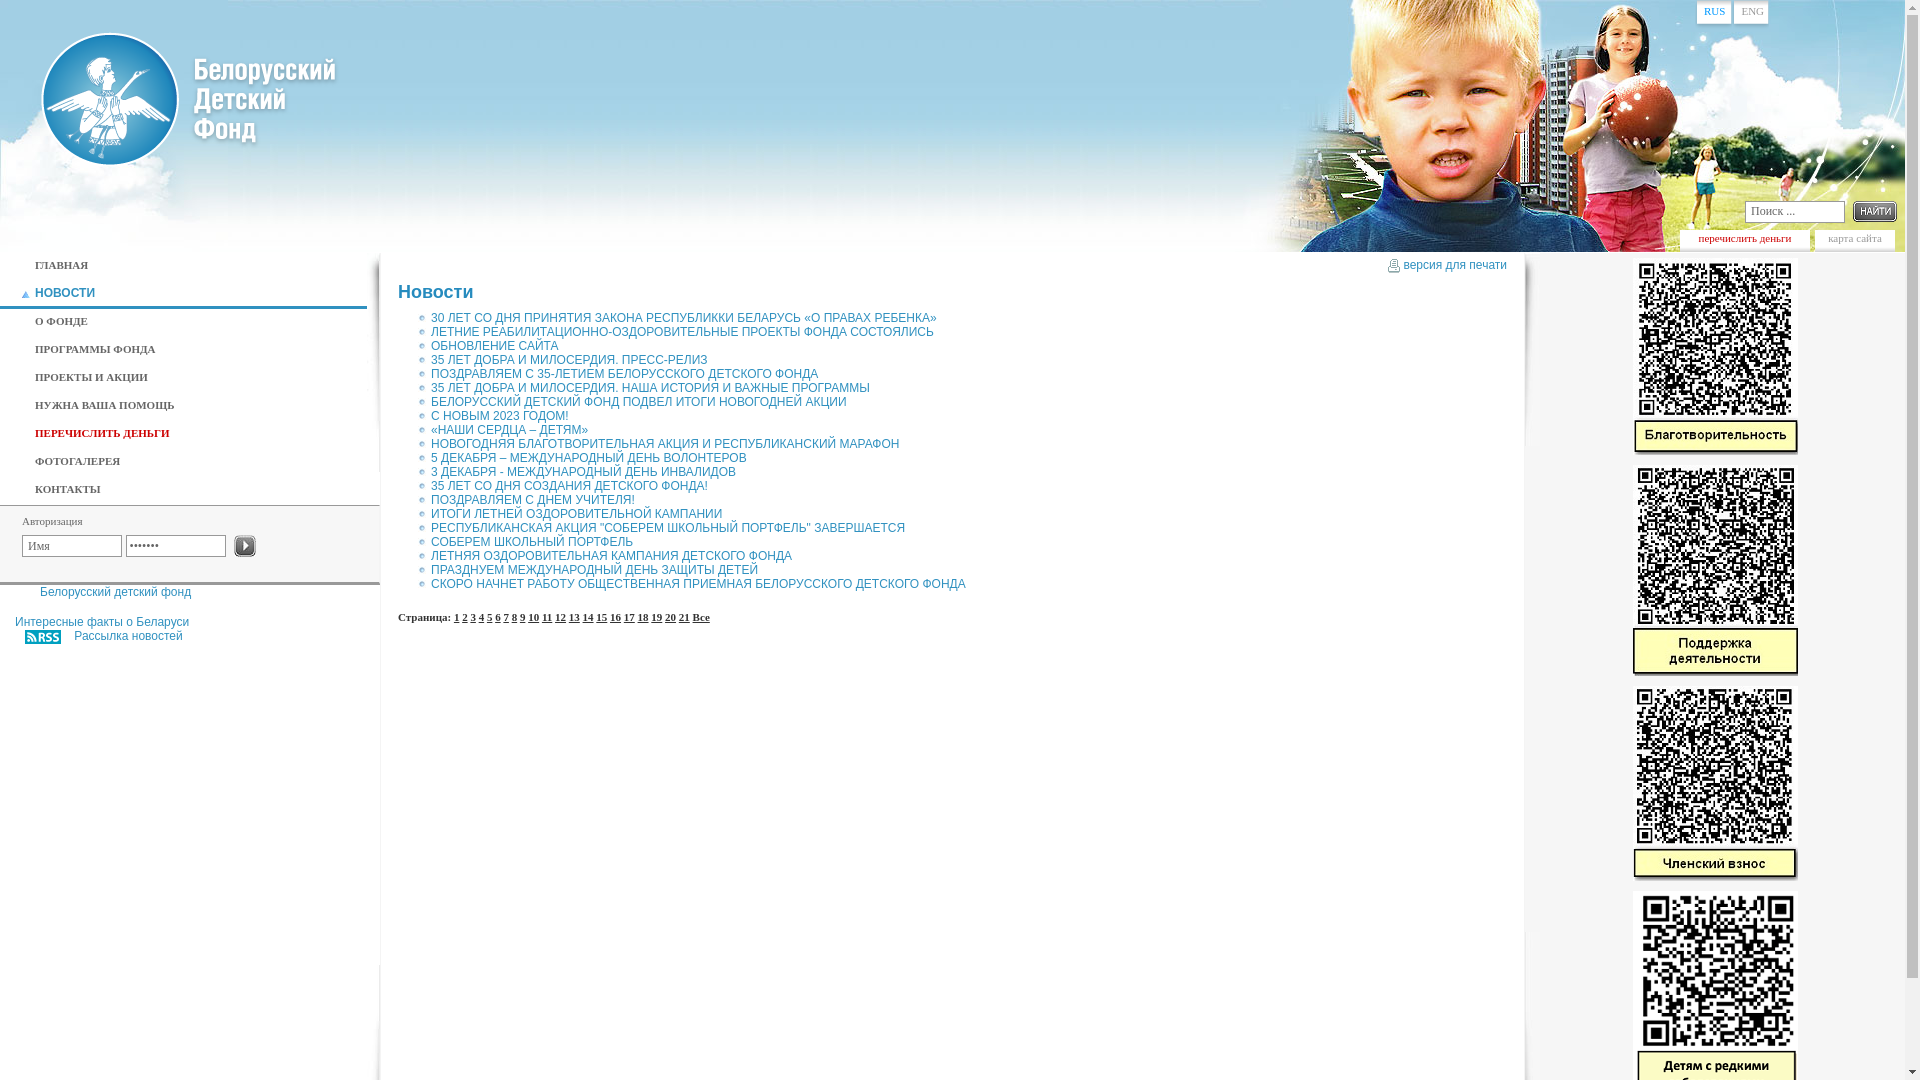 The image size is (1920, 1080). What do you see at coordinates (489, 611) in the screenshot?
I see `'5'` at bounding box center [489, 611].